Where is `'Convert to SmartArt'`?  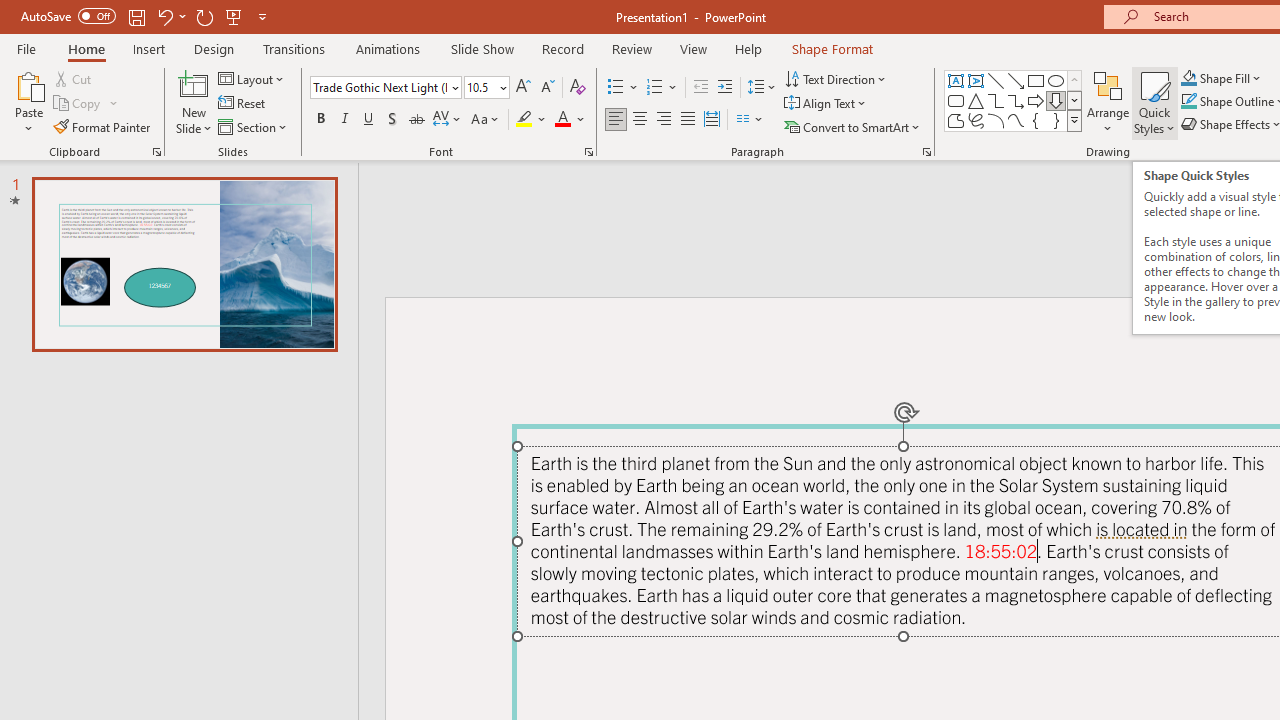 'Convert to SmartArt' is located at coordinates (853, 127).